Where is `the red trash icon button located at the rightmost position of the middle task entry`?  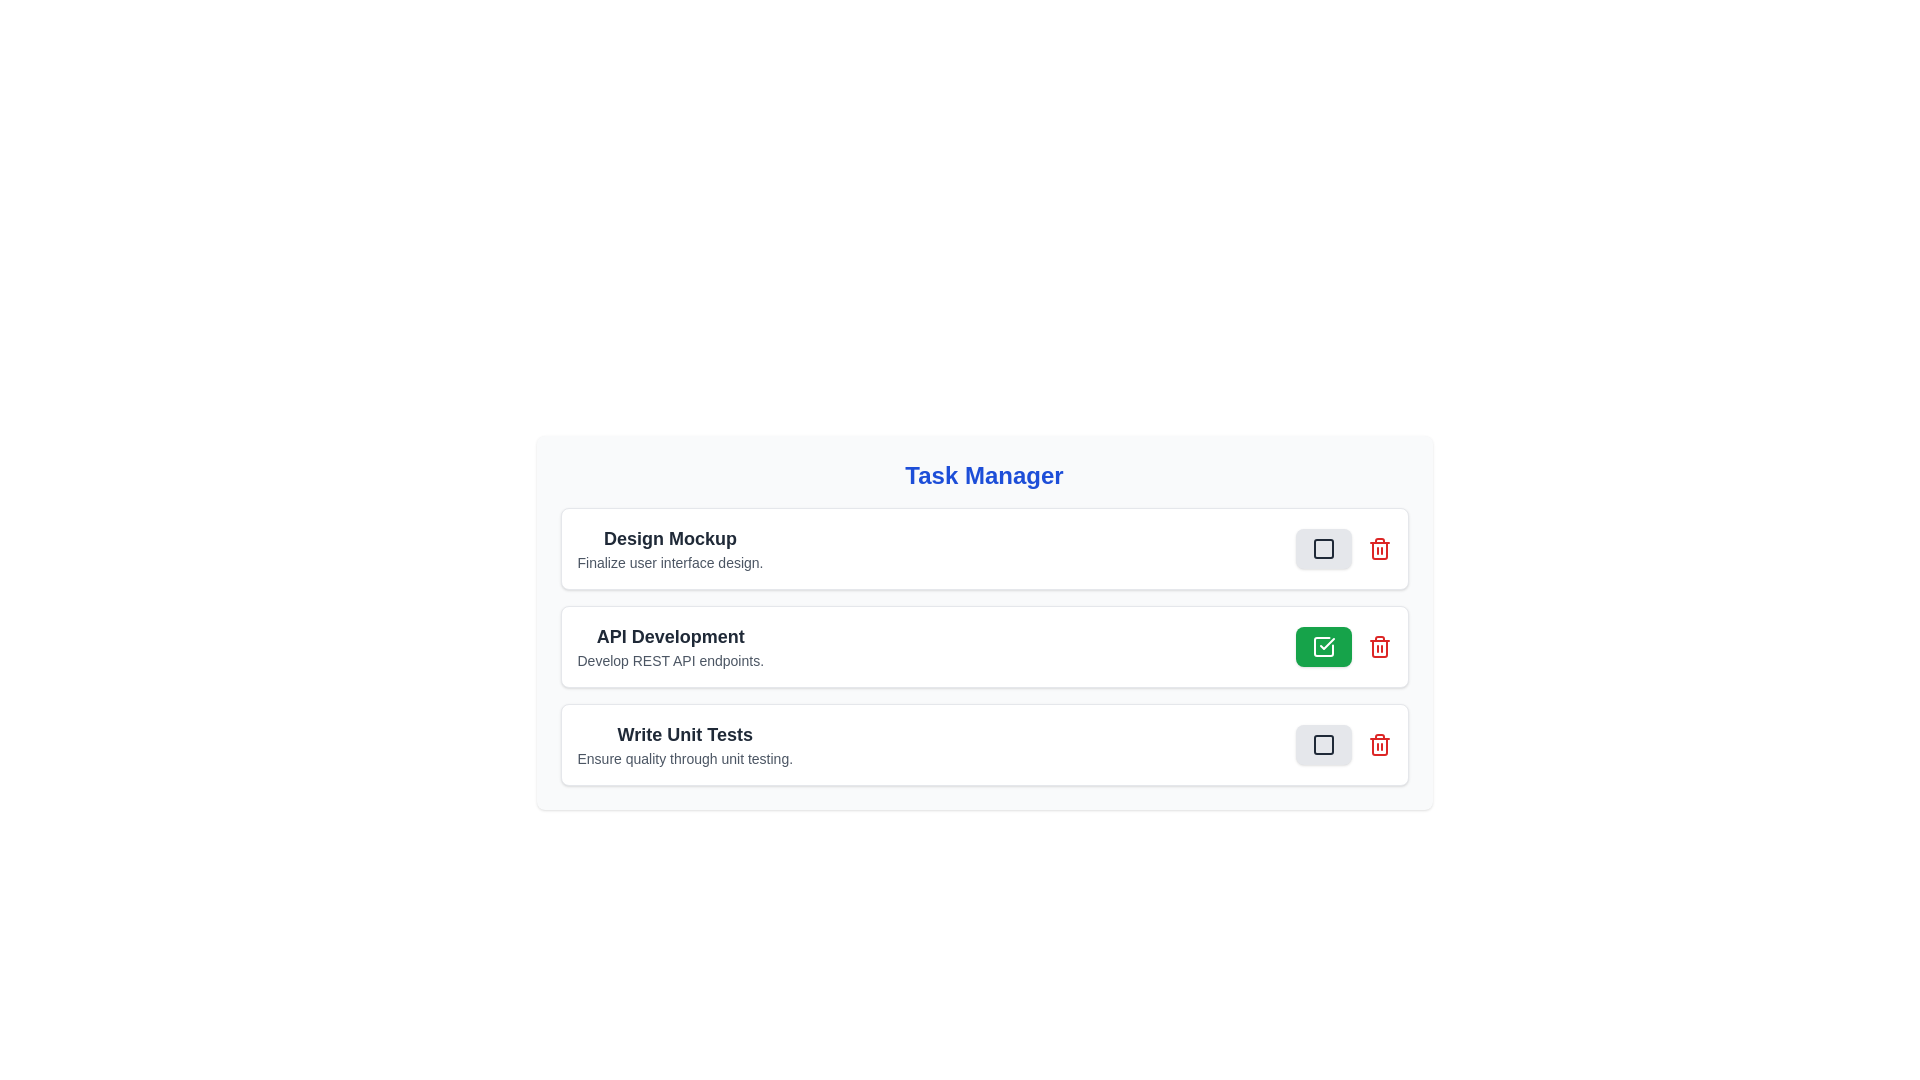 the red trash icon button located at the rightmost position of the middle task entry is located at coordinates (1378, 647).